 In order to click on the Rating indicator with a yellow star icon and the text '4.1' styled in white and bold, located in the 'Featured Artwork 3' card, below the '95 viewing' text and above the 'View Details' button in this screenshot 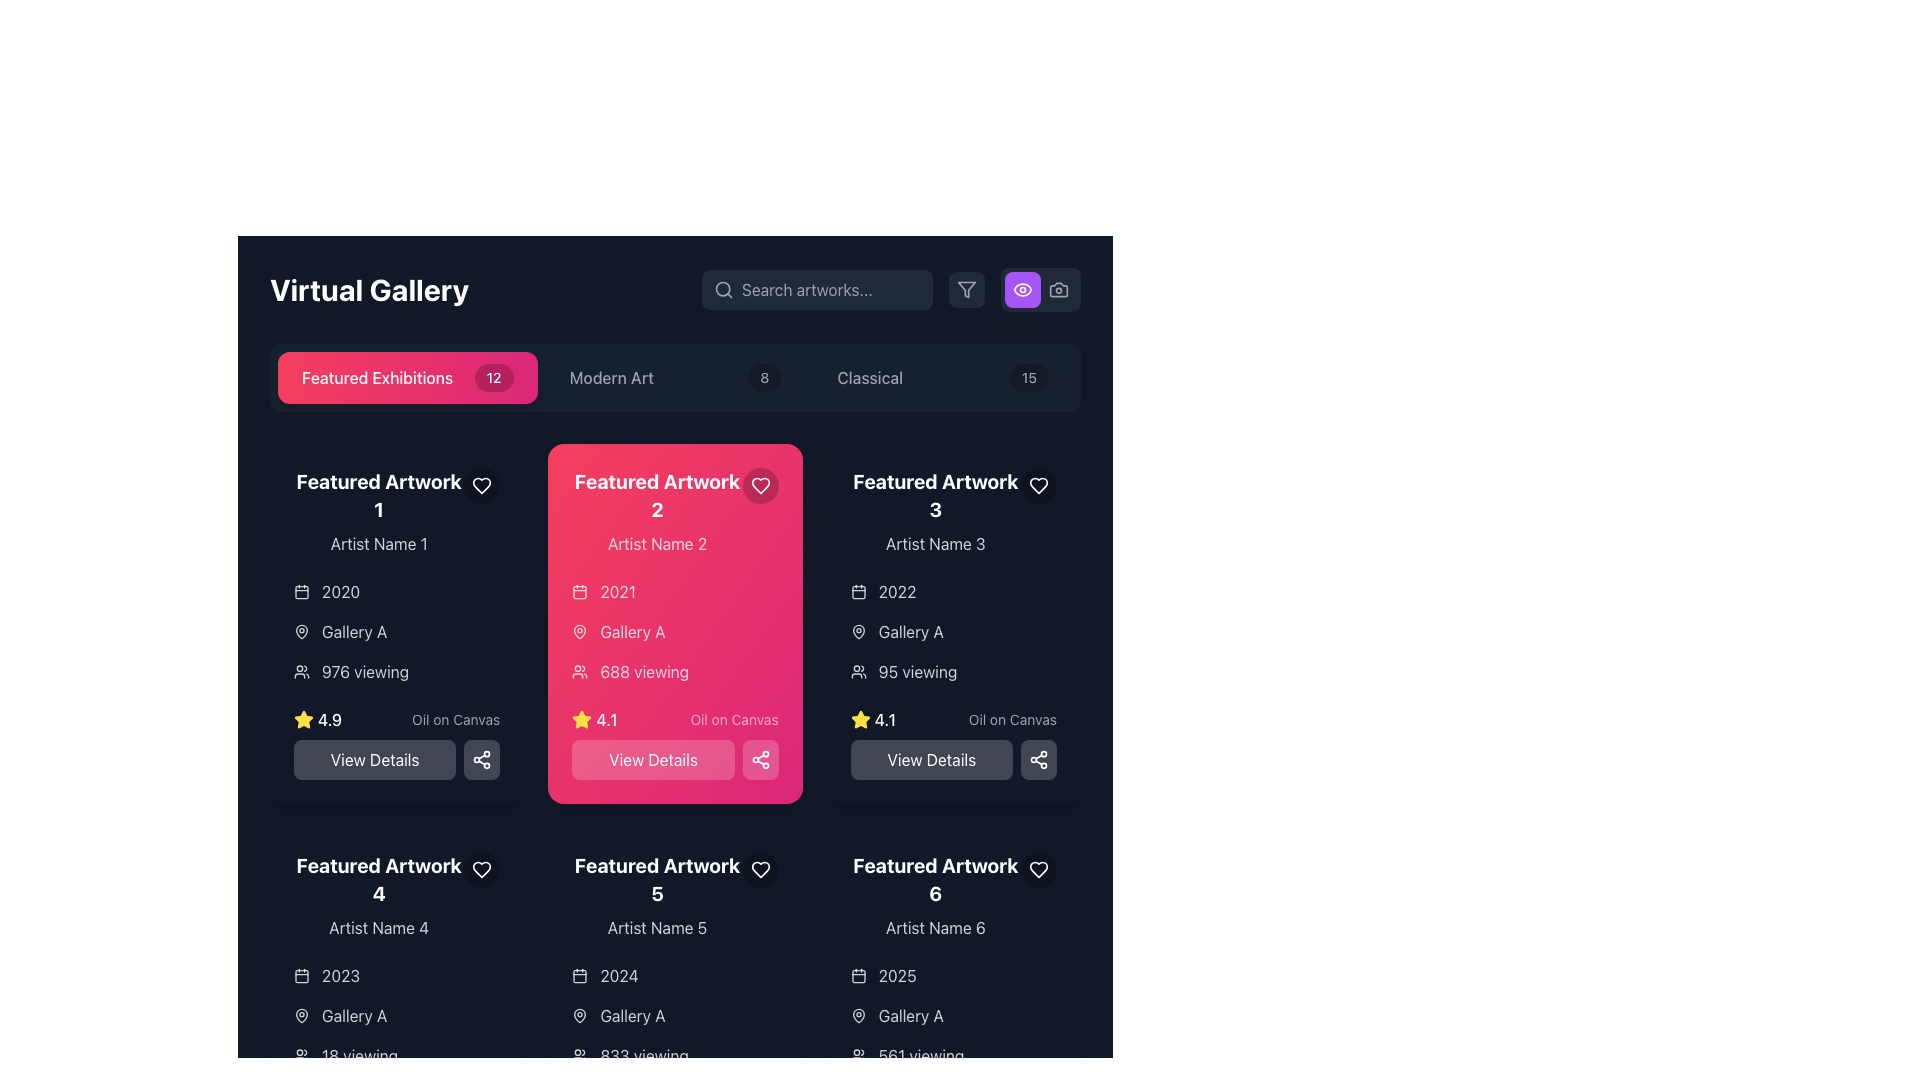, I will do `click(873, 720)`.